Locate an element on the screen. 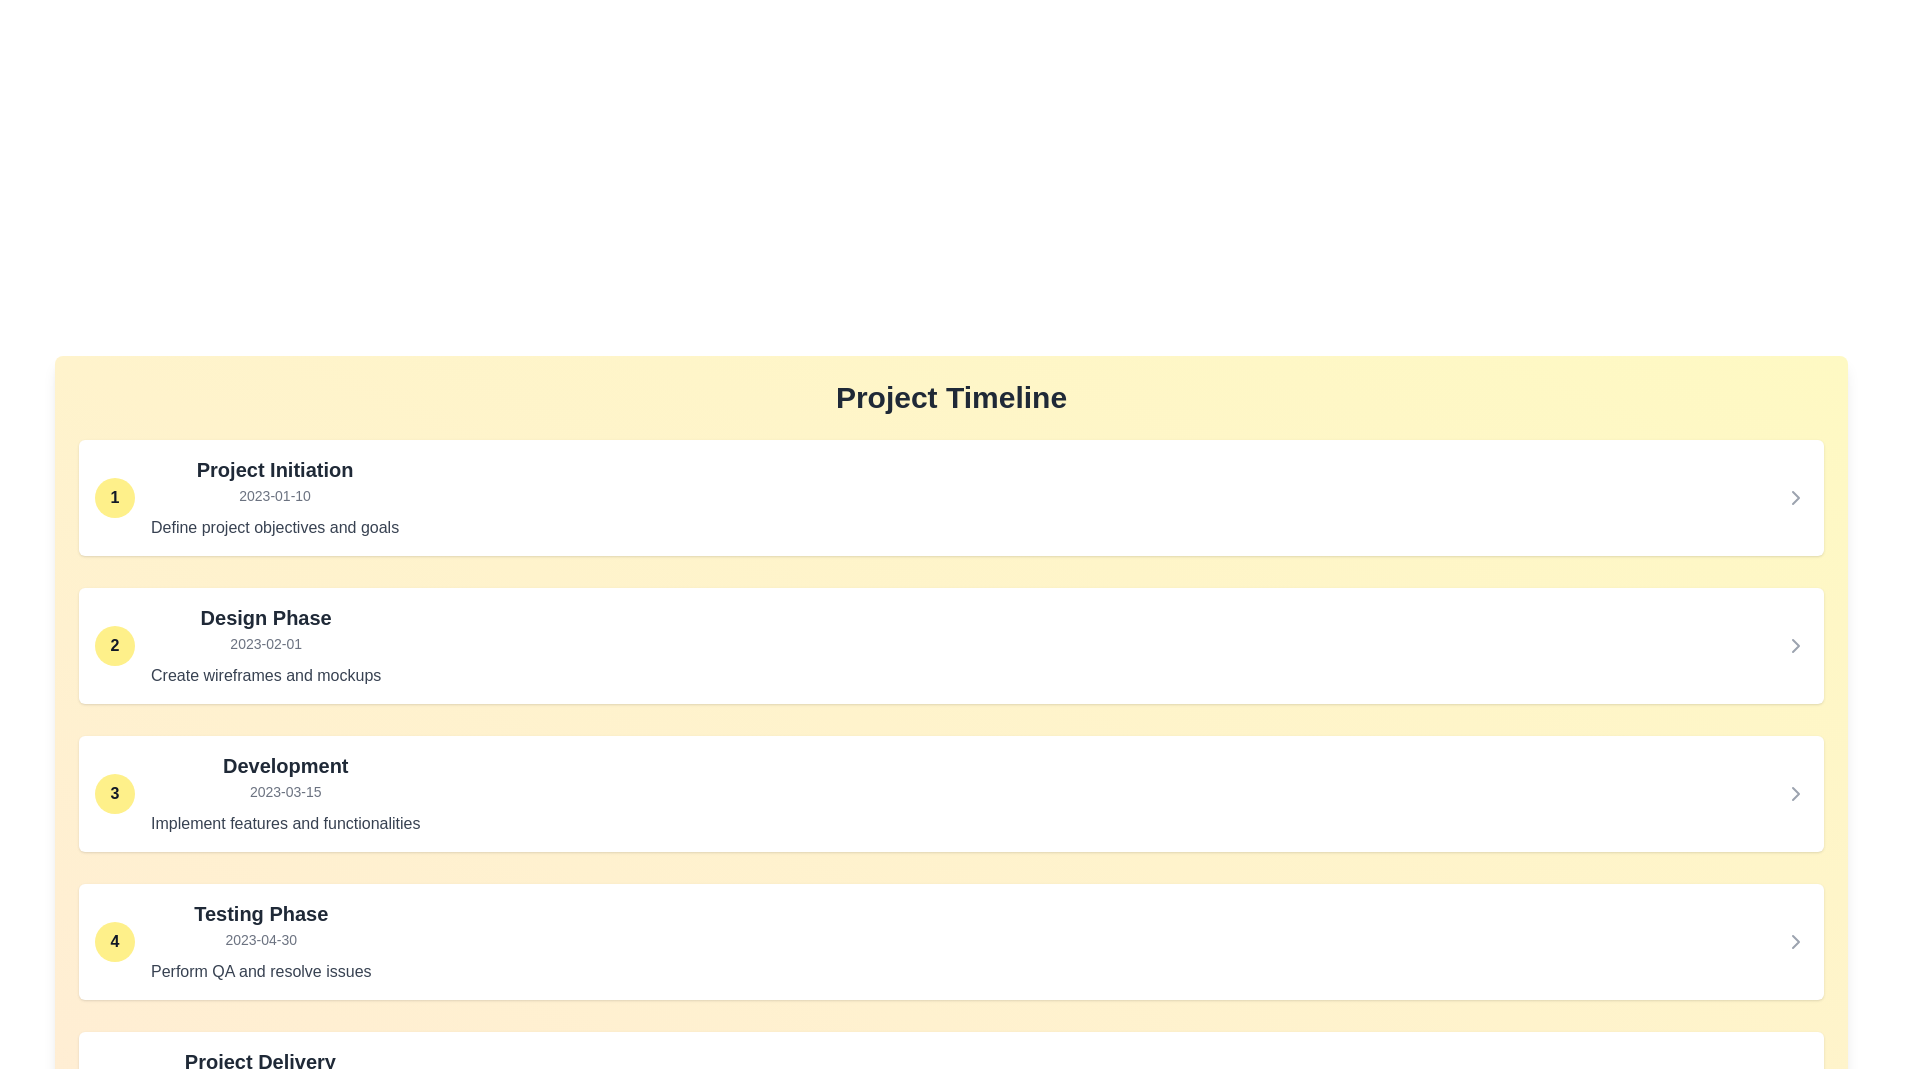 This screenshot has height=1080, width=1920. the prominent textual label containing the text 'Testing Phase', styled in bold and dark gray, which serves as a section heading in the Testing Phase section is located at coordinates (260, 914).